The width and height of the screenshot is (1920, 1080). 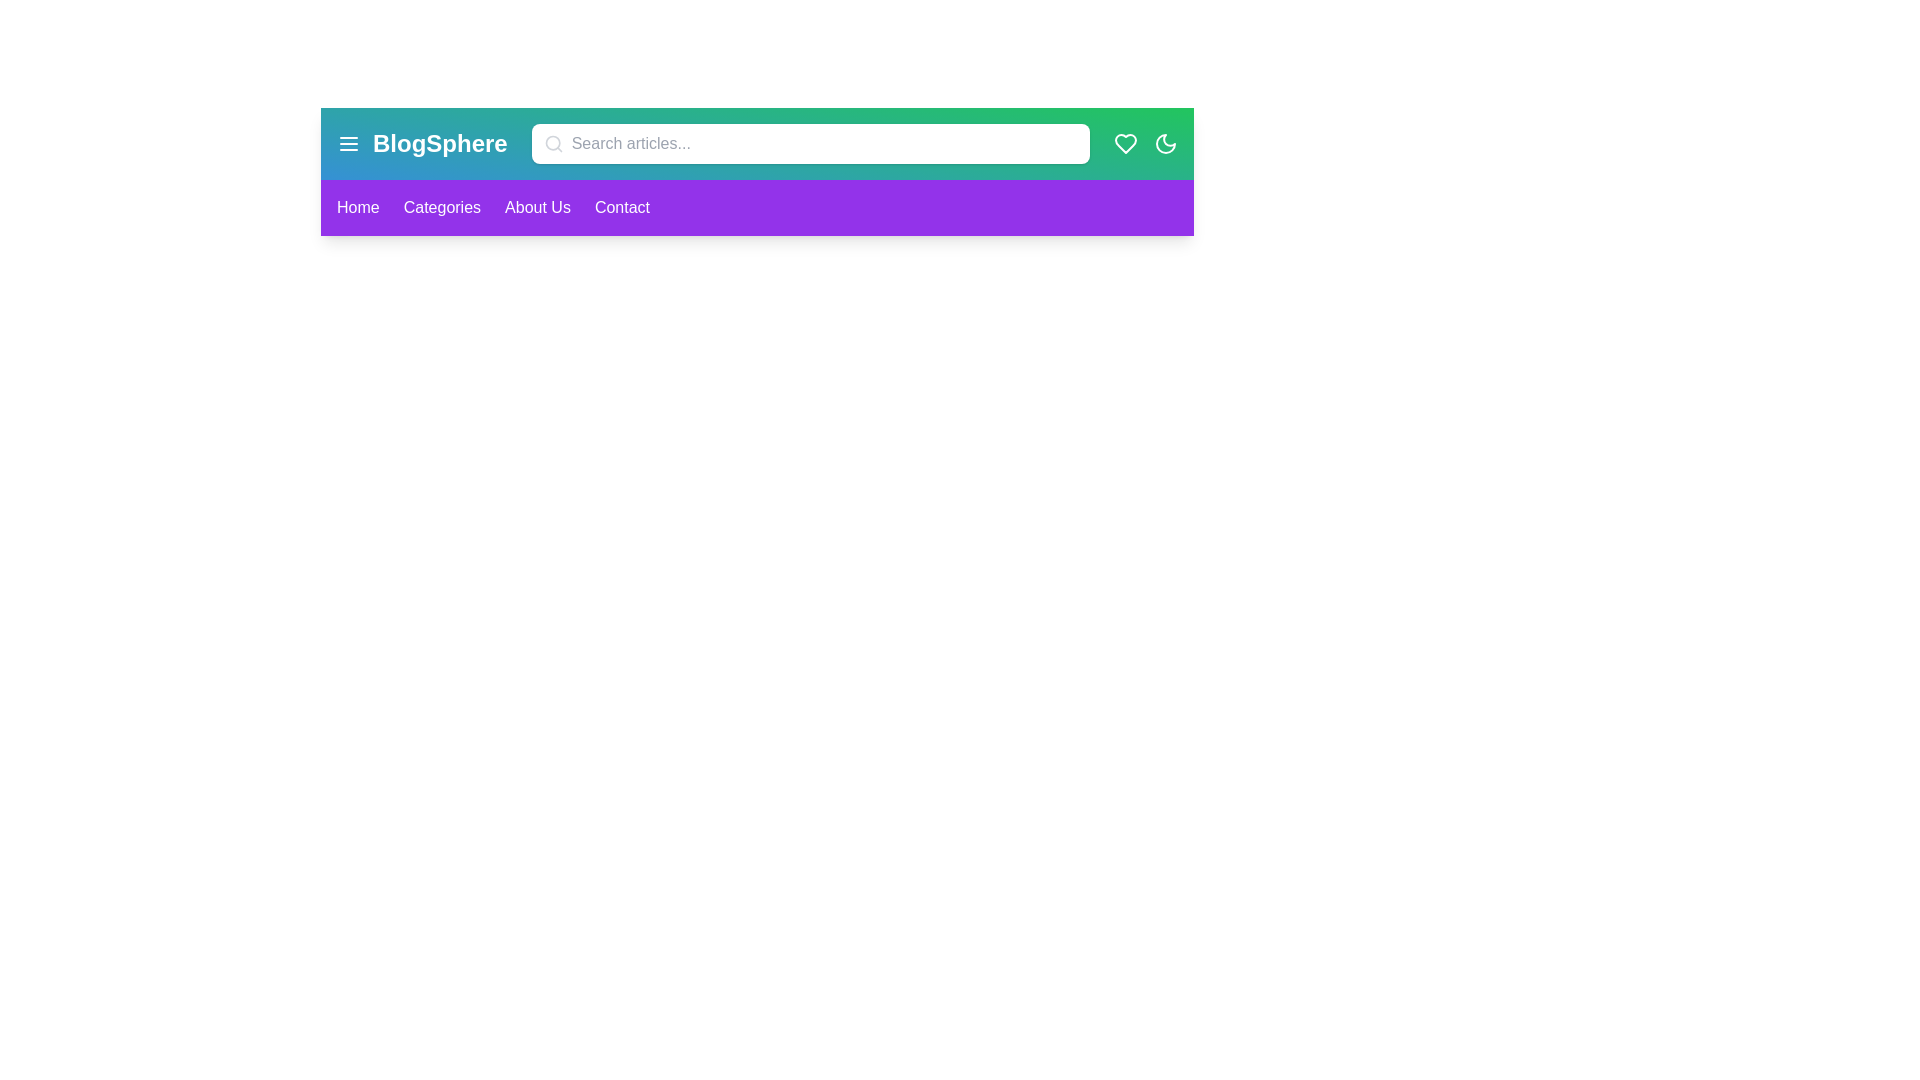 I want to click on the search bar and type 'example text', so click(x=810, y=142).